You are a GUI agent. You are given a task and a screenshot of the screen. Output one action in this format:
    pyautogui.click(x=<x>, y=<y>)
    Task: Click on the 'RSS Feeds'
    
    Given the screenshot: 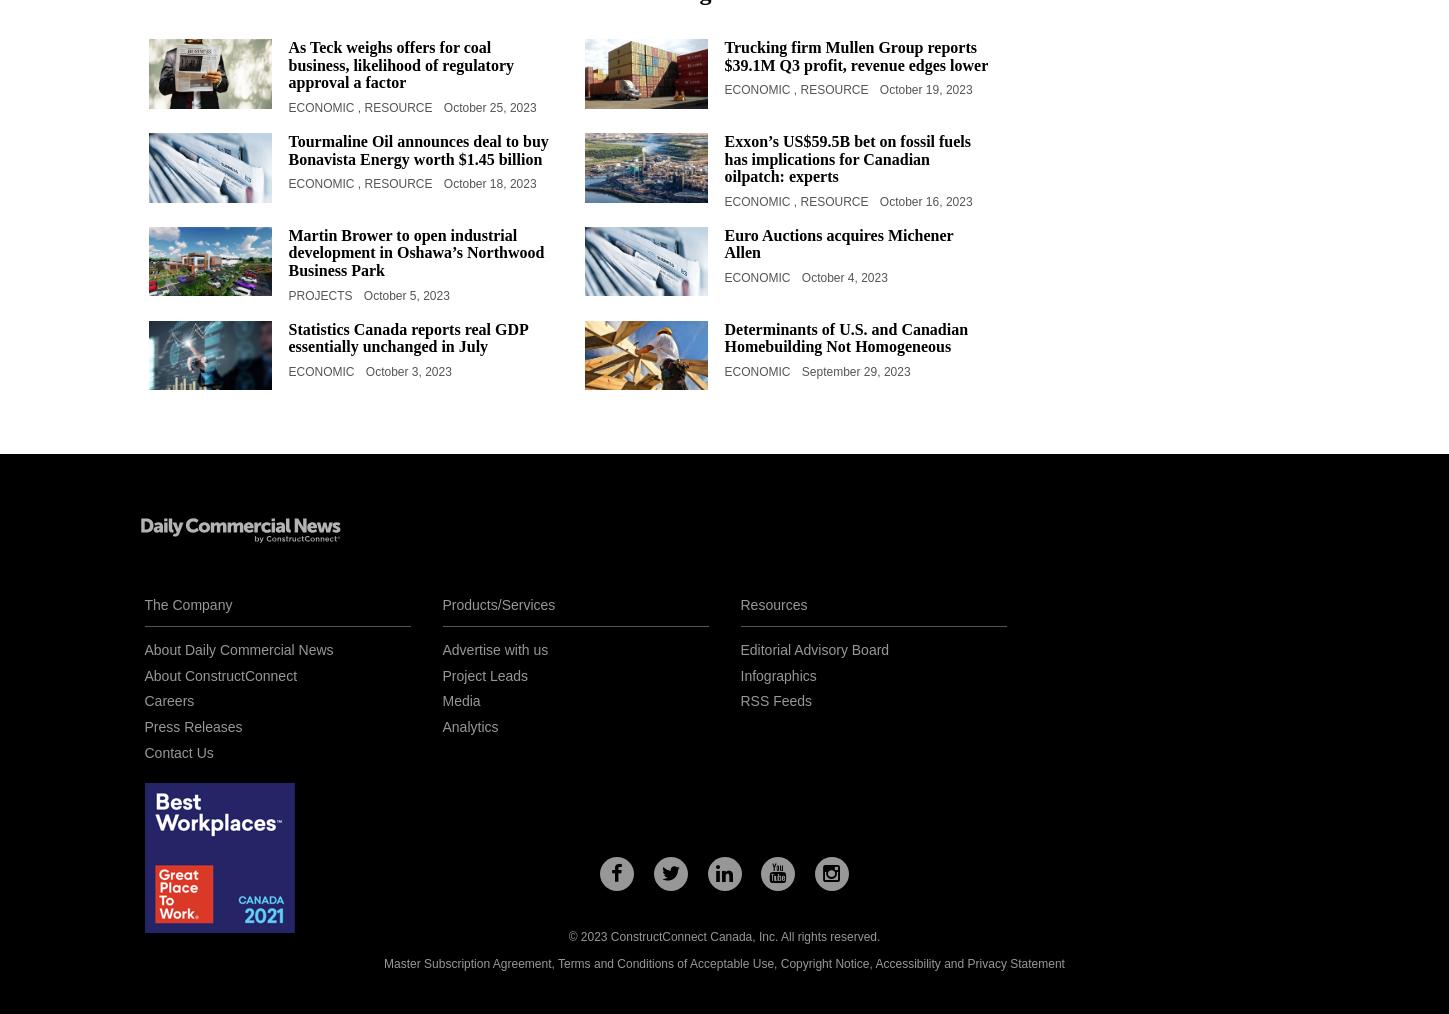 What is the action you would take?
    pyautogui.click(x=774, y=699)
    